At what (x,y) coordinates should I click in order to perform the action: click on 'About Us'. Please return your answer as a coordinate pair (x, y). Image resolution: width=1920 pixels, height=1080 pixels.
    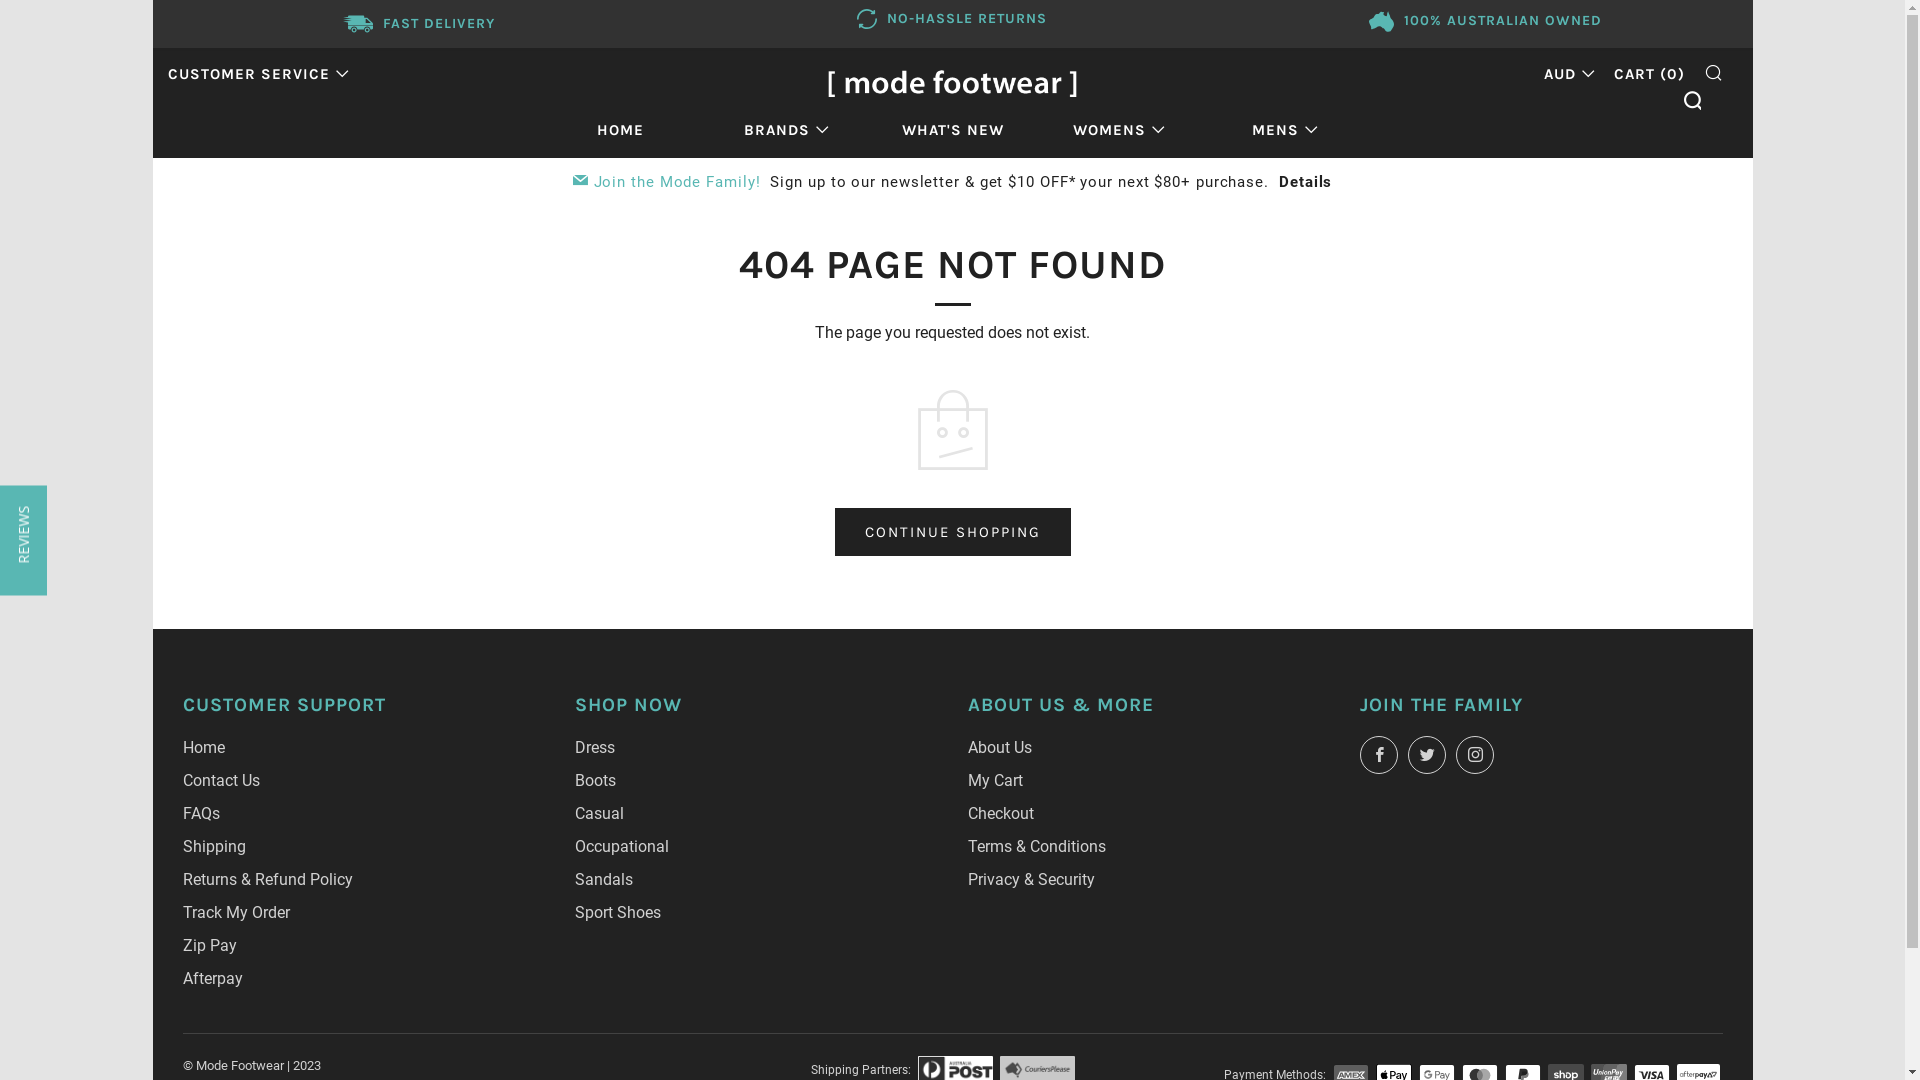
    Looking at the image, I should click on (999, 747).